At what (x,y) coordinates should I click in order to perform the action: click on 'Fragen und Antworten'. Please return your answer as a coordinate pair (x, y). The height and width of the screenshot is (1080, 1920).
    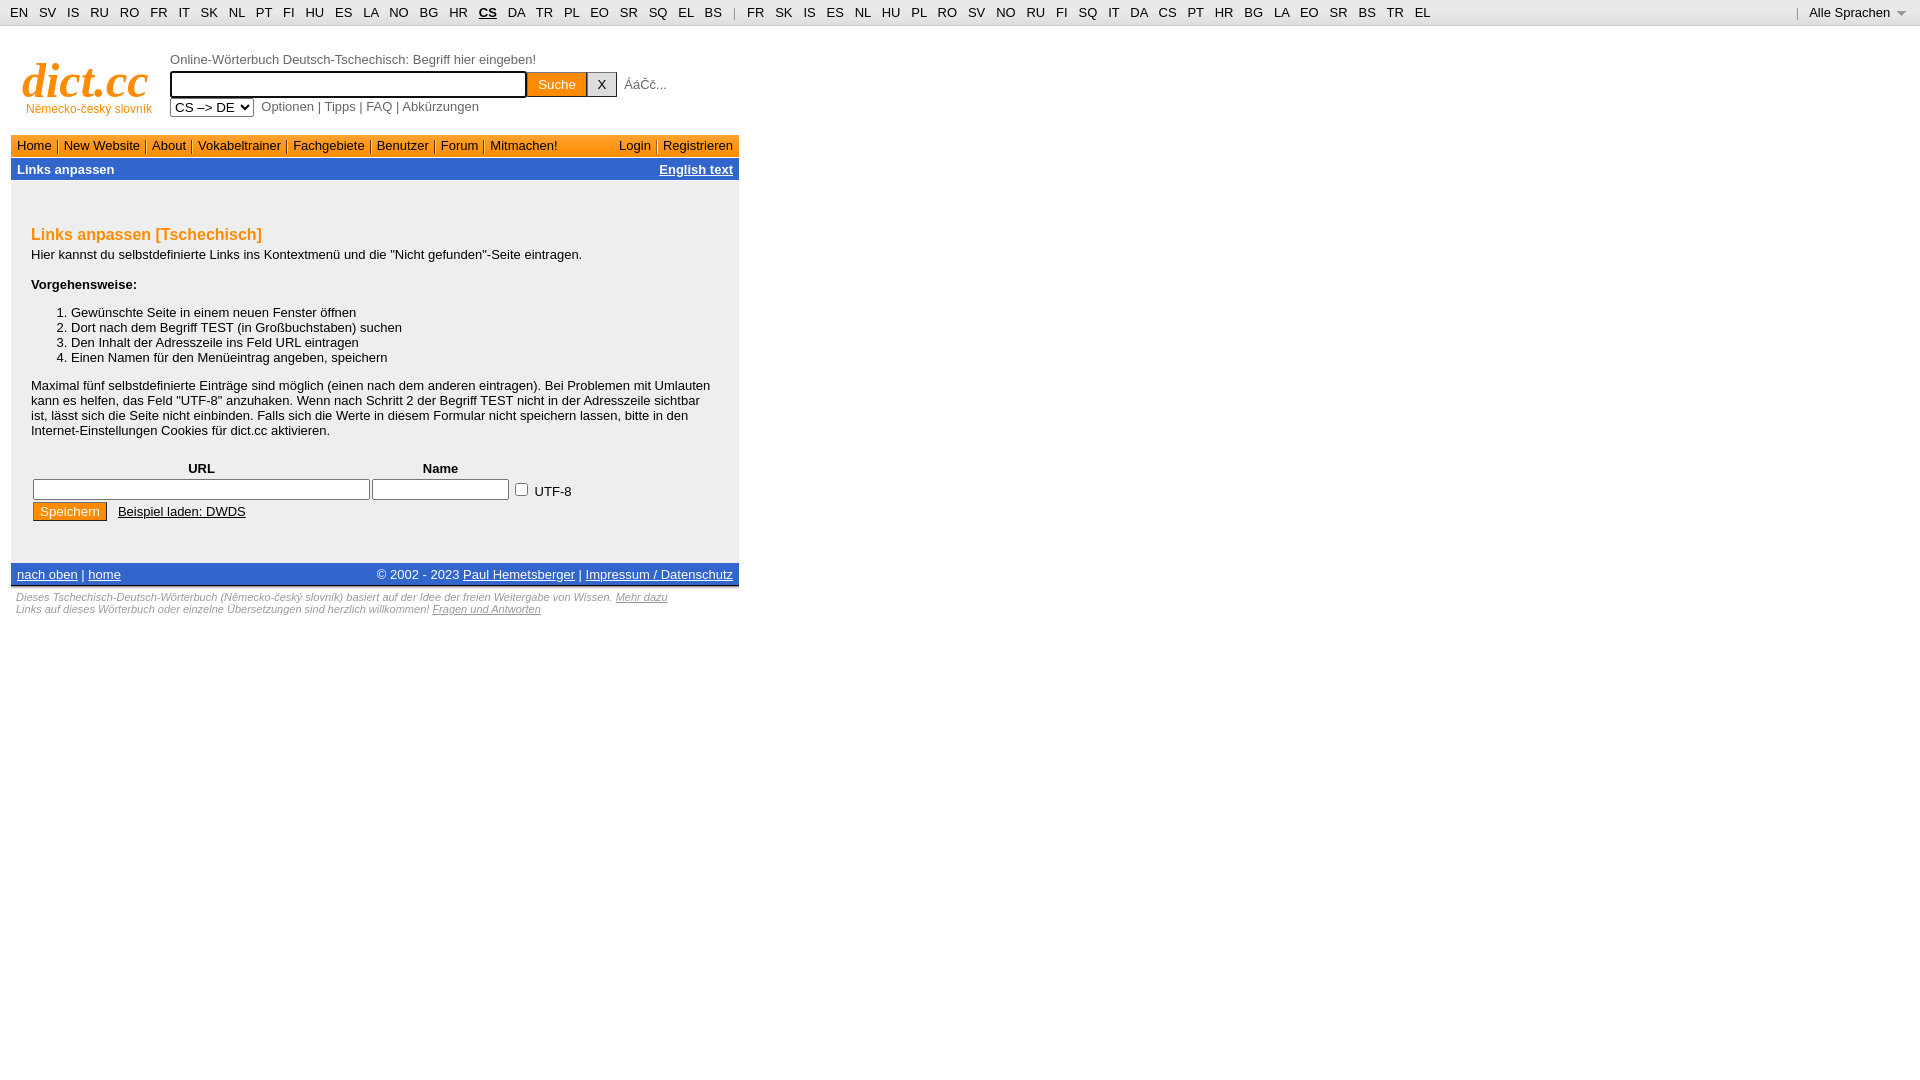
    Looking at the image, I should click on (485, 608).